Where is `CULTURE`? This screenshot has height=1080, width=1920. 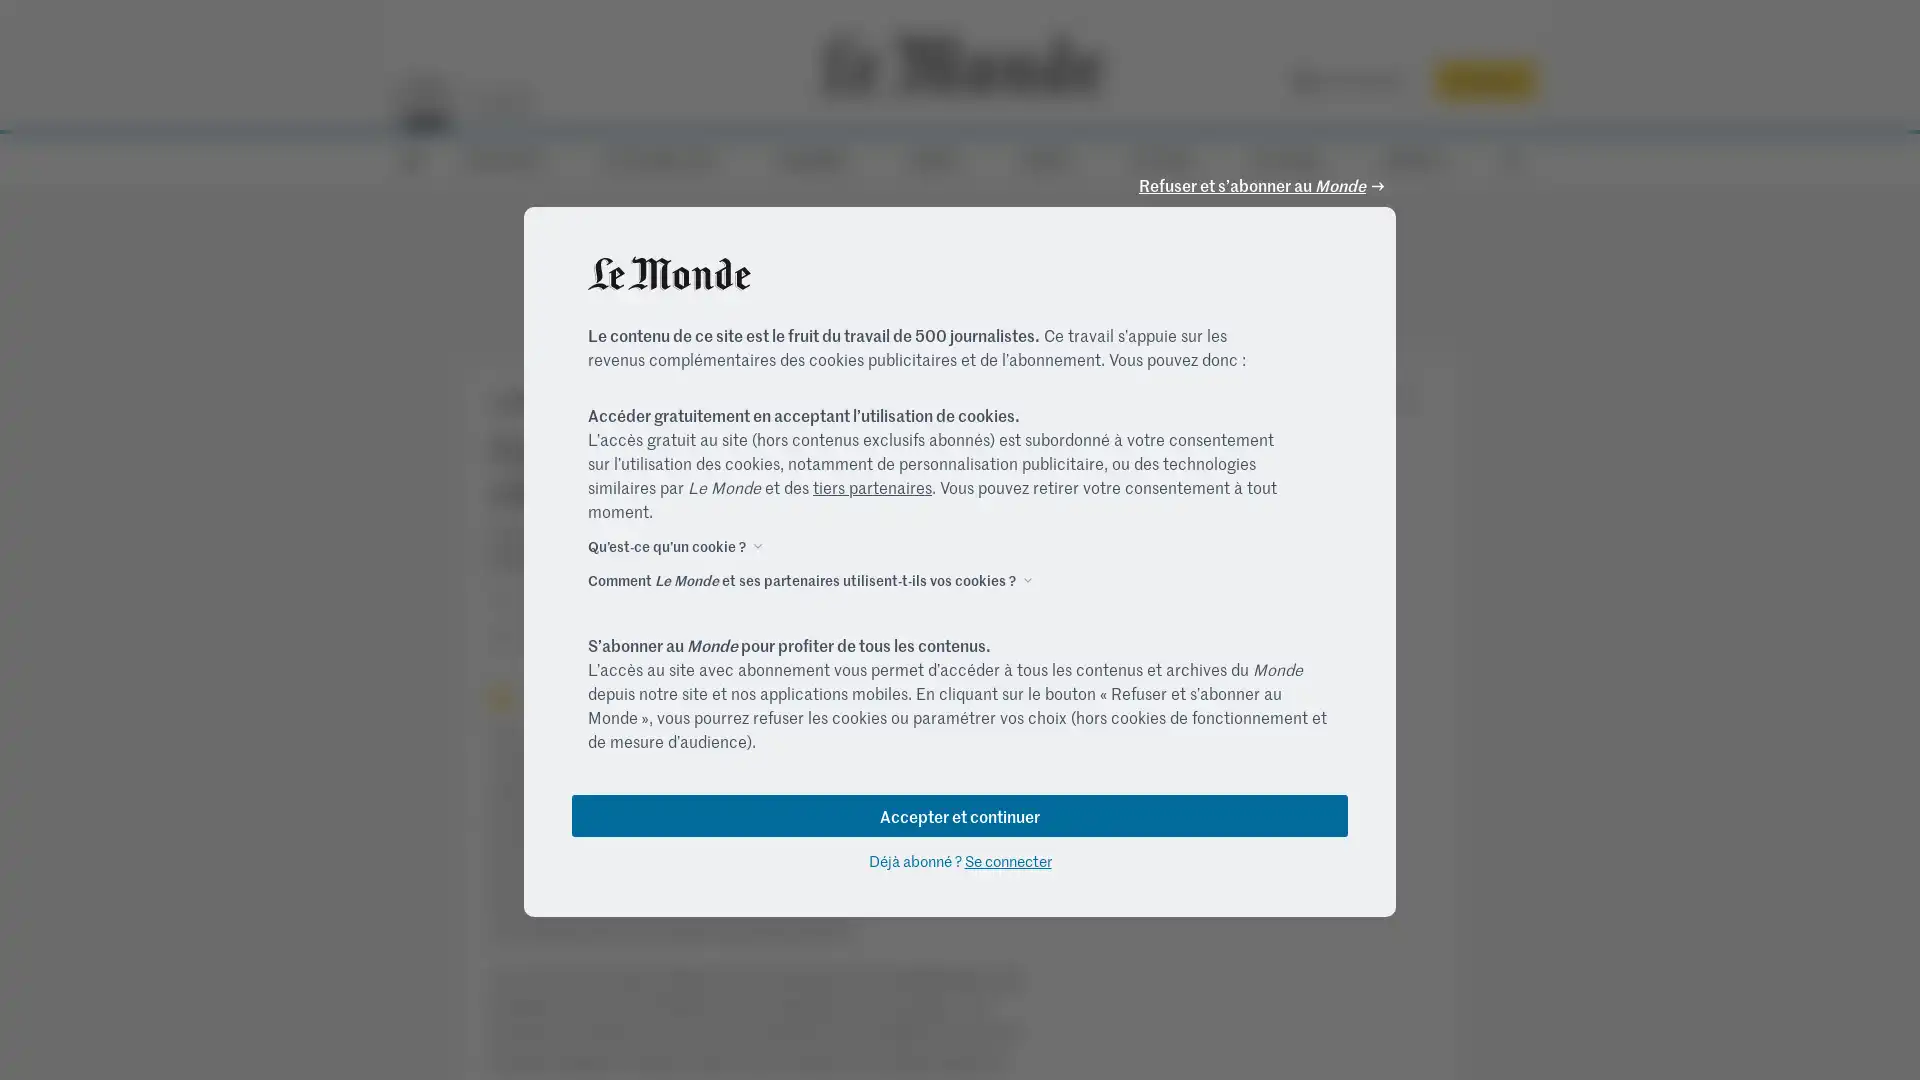 CULTURE is located at coordinates (1171, 158).